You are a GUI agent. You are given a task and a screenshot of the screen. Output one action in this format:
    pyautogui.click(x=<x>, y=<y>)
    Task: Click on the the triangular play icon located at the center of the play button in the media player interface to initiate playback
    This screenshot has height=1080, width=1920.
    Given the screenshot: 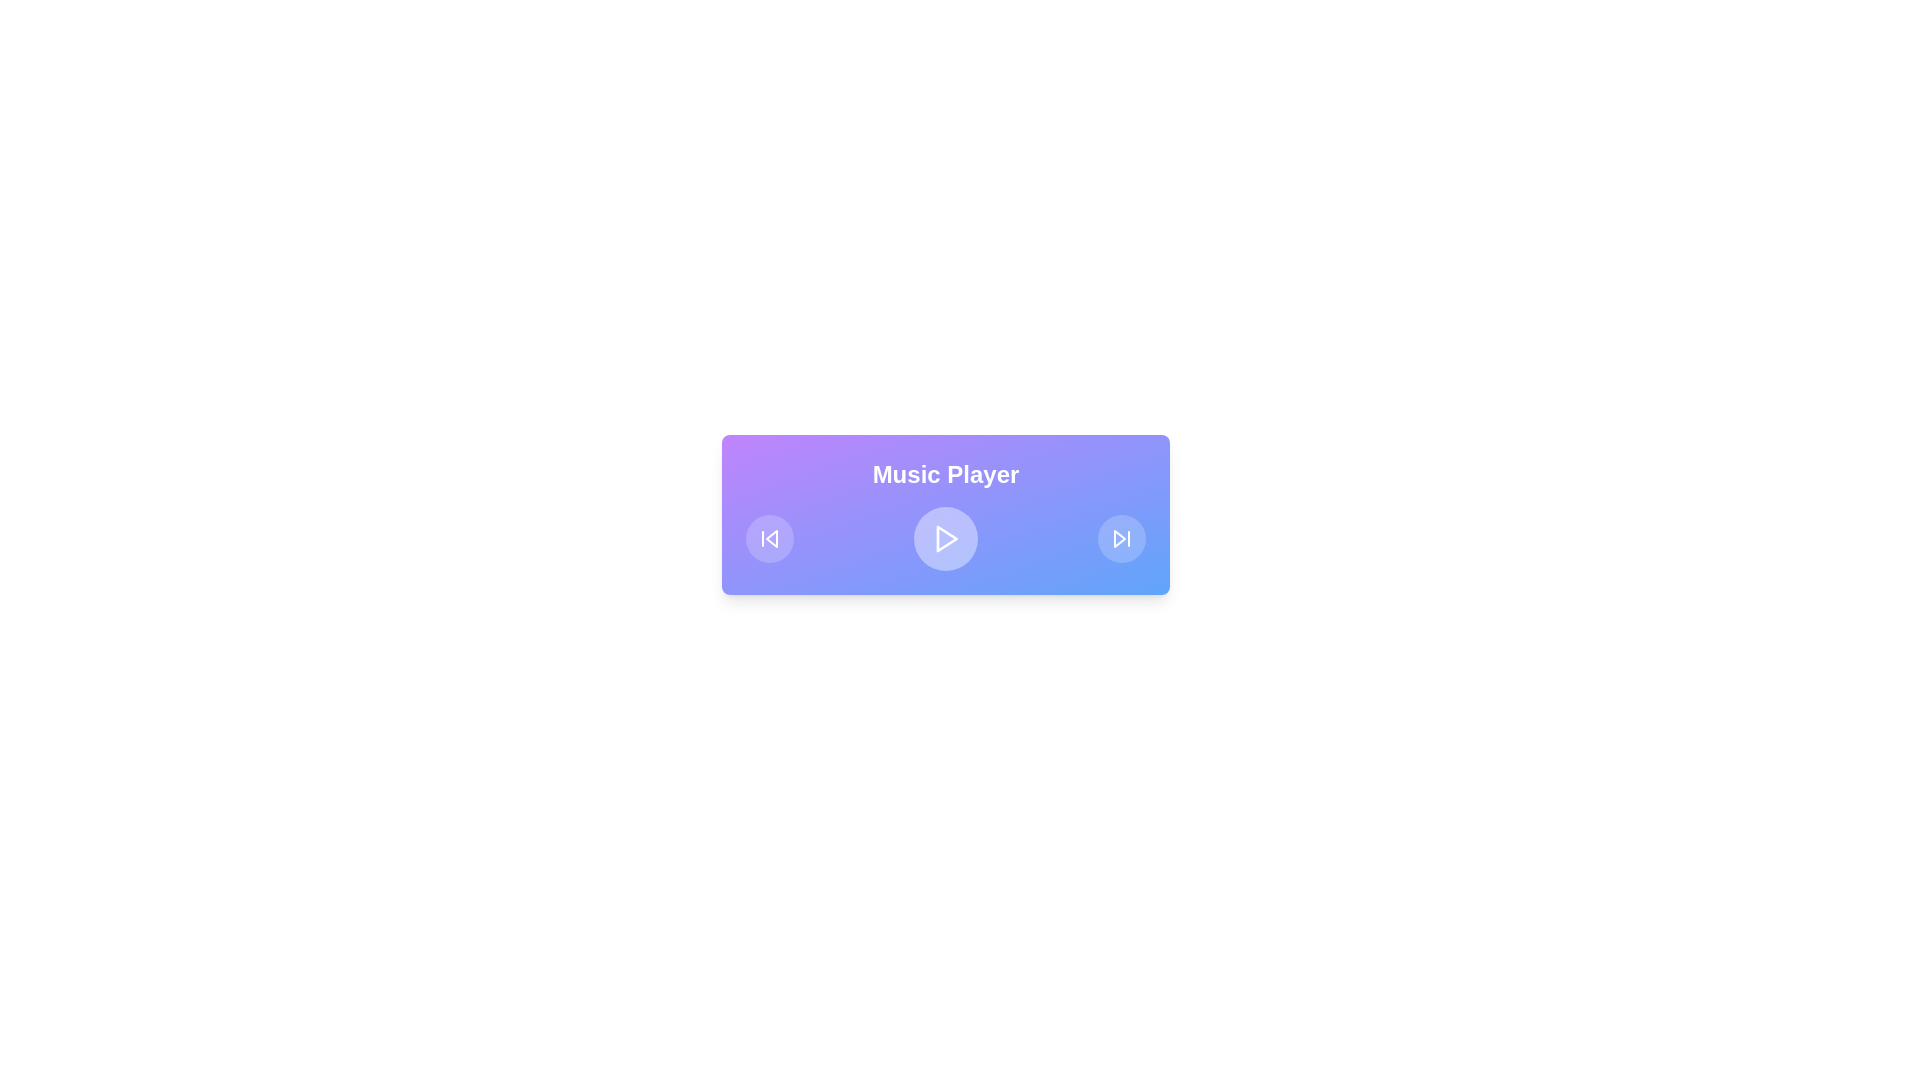 What is the action you would take?
    pyautogui.click(x=946, y=538)
    